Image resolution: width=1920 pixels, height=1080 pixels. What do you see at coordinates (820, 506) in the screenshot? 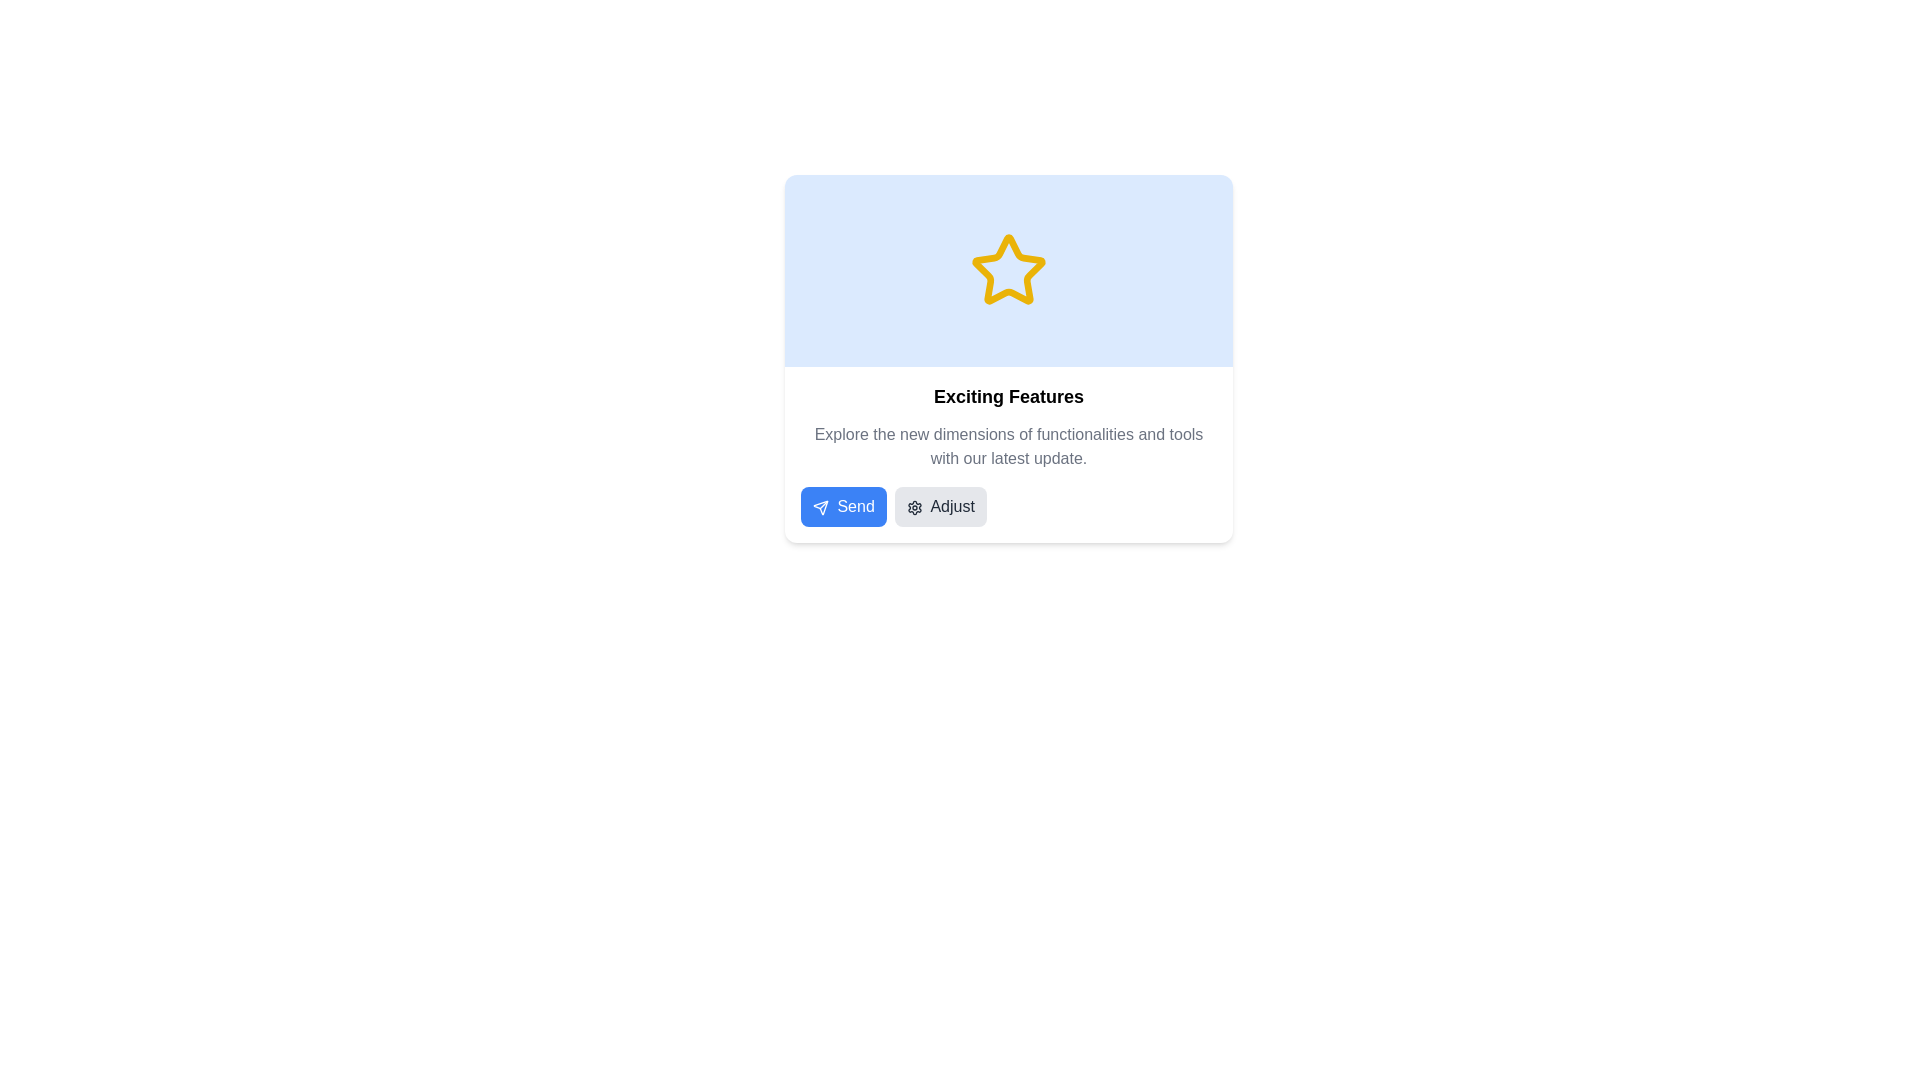
I see `the button containing the minimalist paper airplane vector graphic located at the bottom-left corner of the 'Exciting Features' card, next to the 'Send' button text` at bounding box center [820, 506].